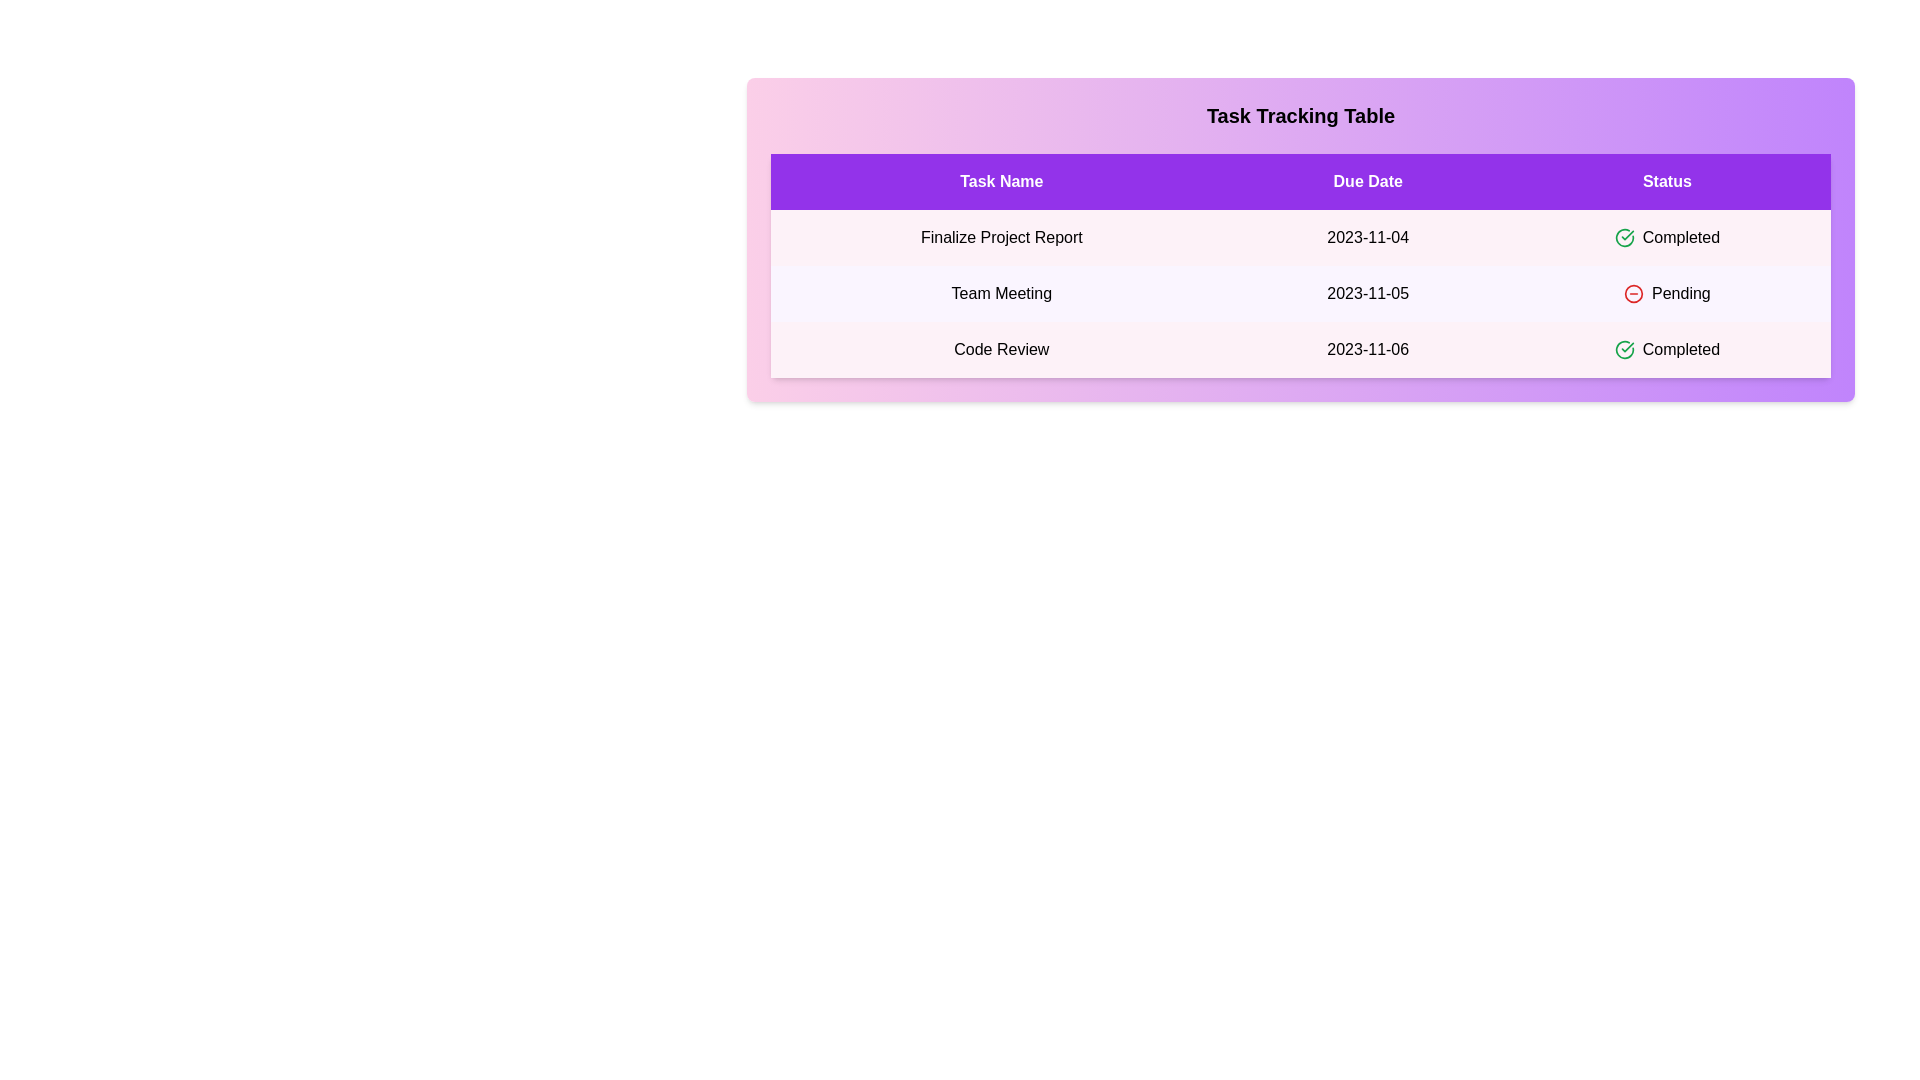 This screenshot has height=1080, width=1920. I want to click on the text '2023-11-06' in the table cell, so click(1367, 349).